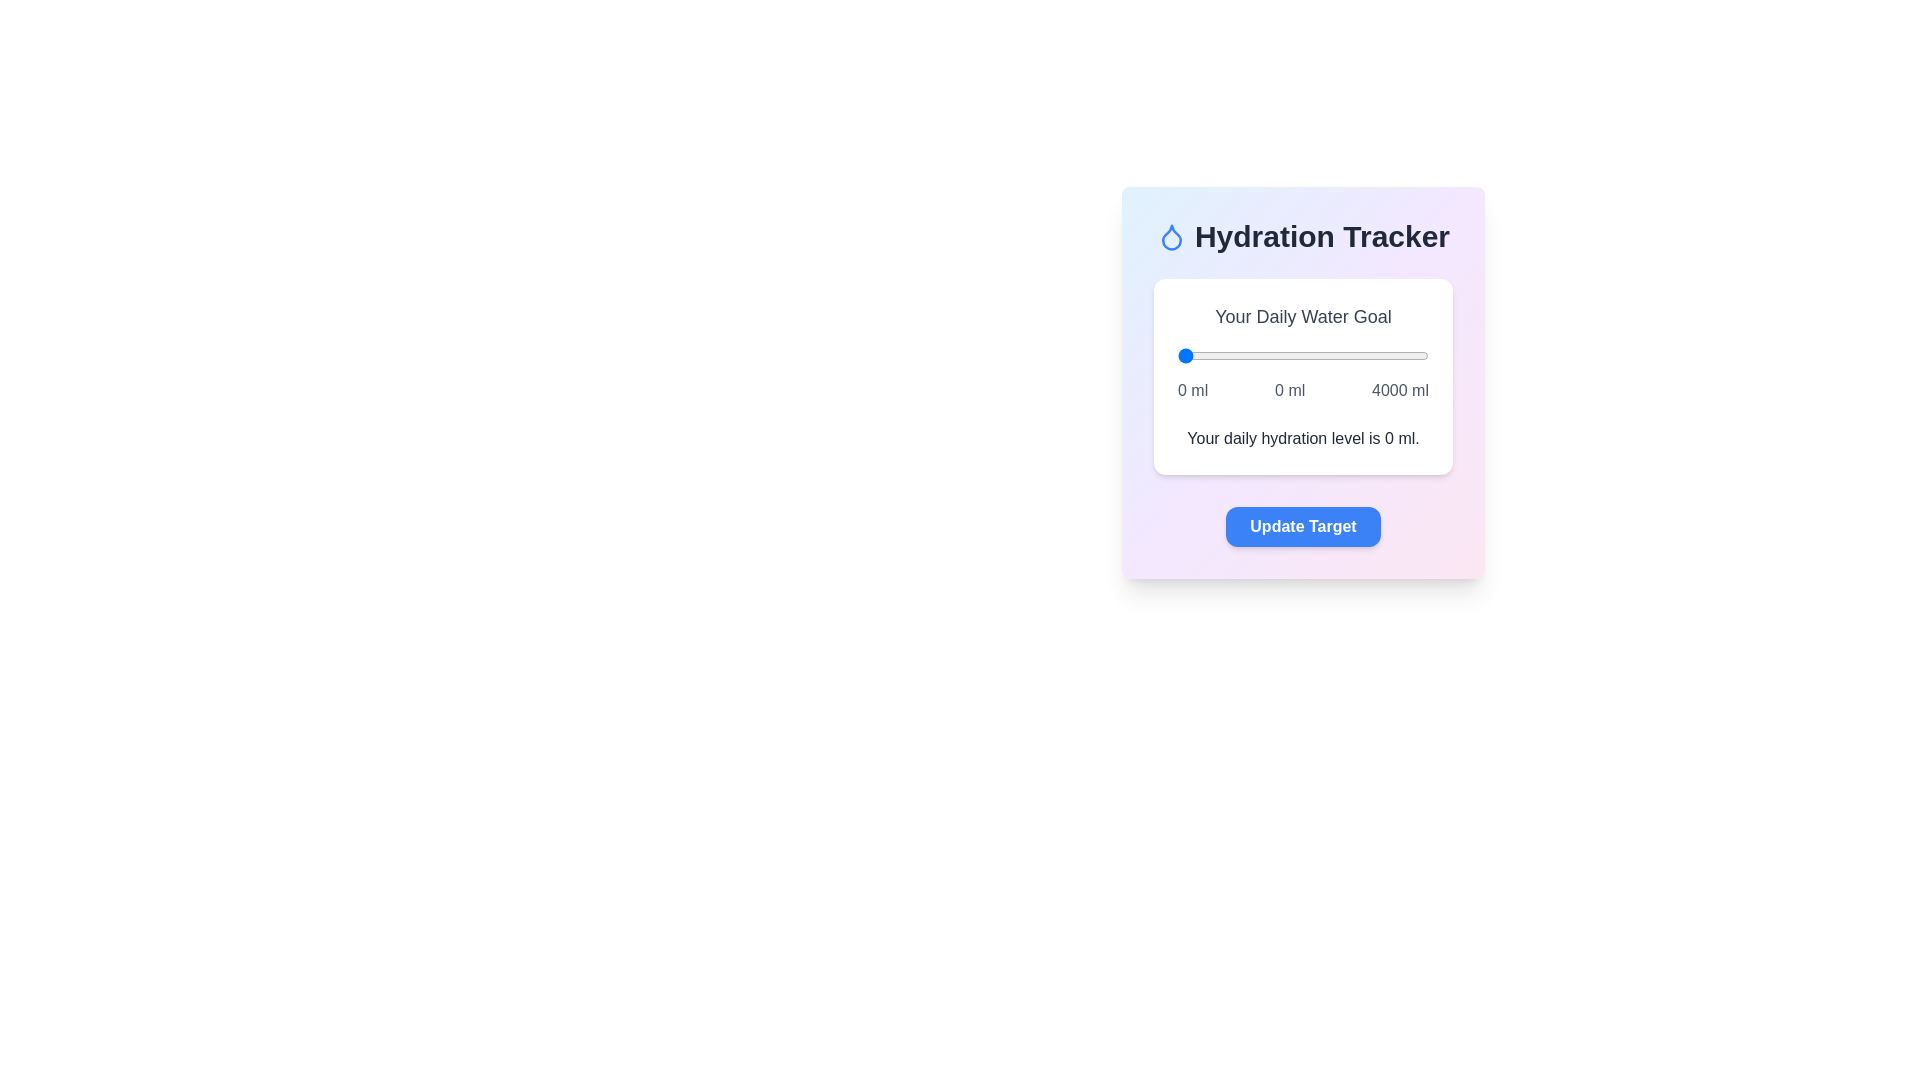  What do you see at coordinates (1208, 354) in the screenshot?
I see `the water intake slider to 495 ml` at bounding box center [1208, 354].